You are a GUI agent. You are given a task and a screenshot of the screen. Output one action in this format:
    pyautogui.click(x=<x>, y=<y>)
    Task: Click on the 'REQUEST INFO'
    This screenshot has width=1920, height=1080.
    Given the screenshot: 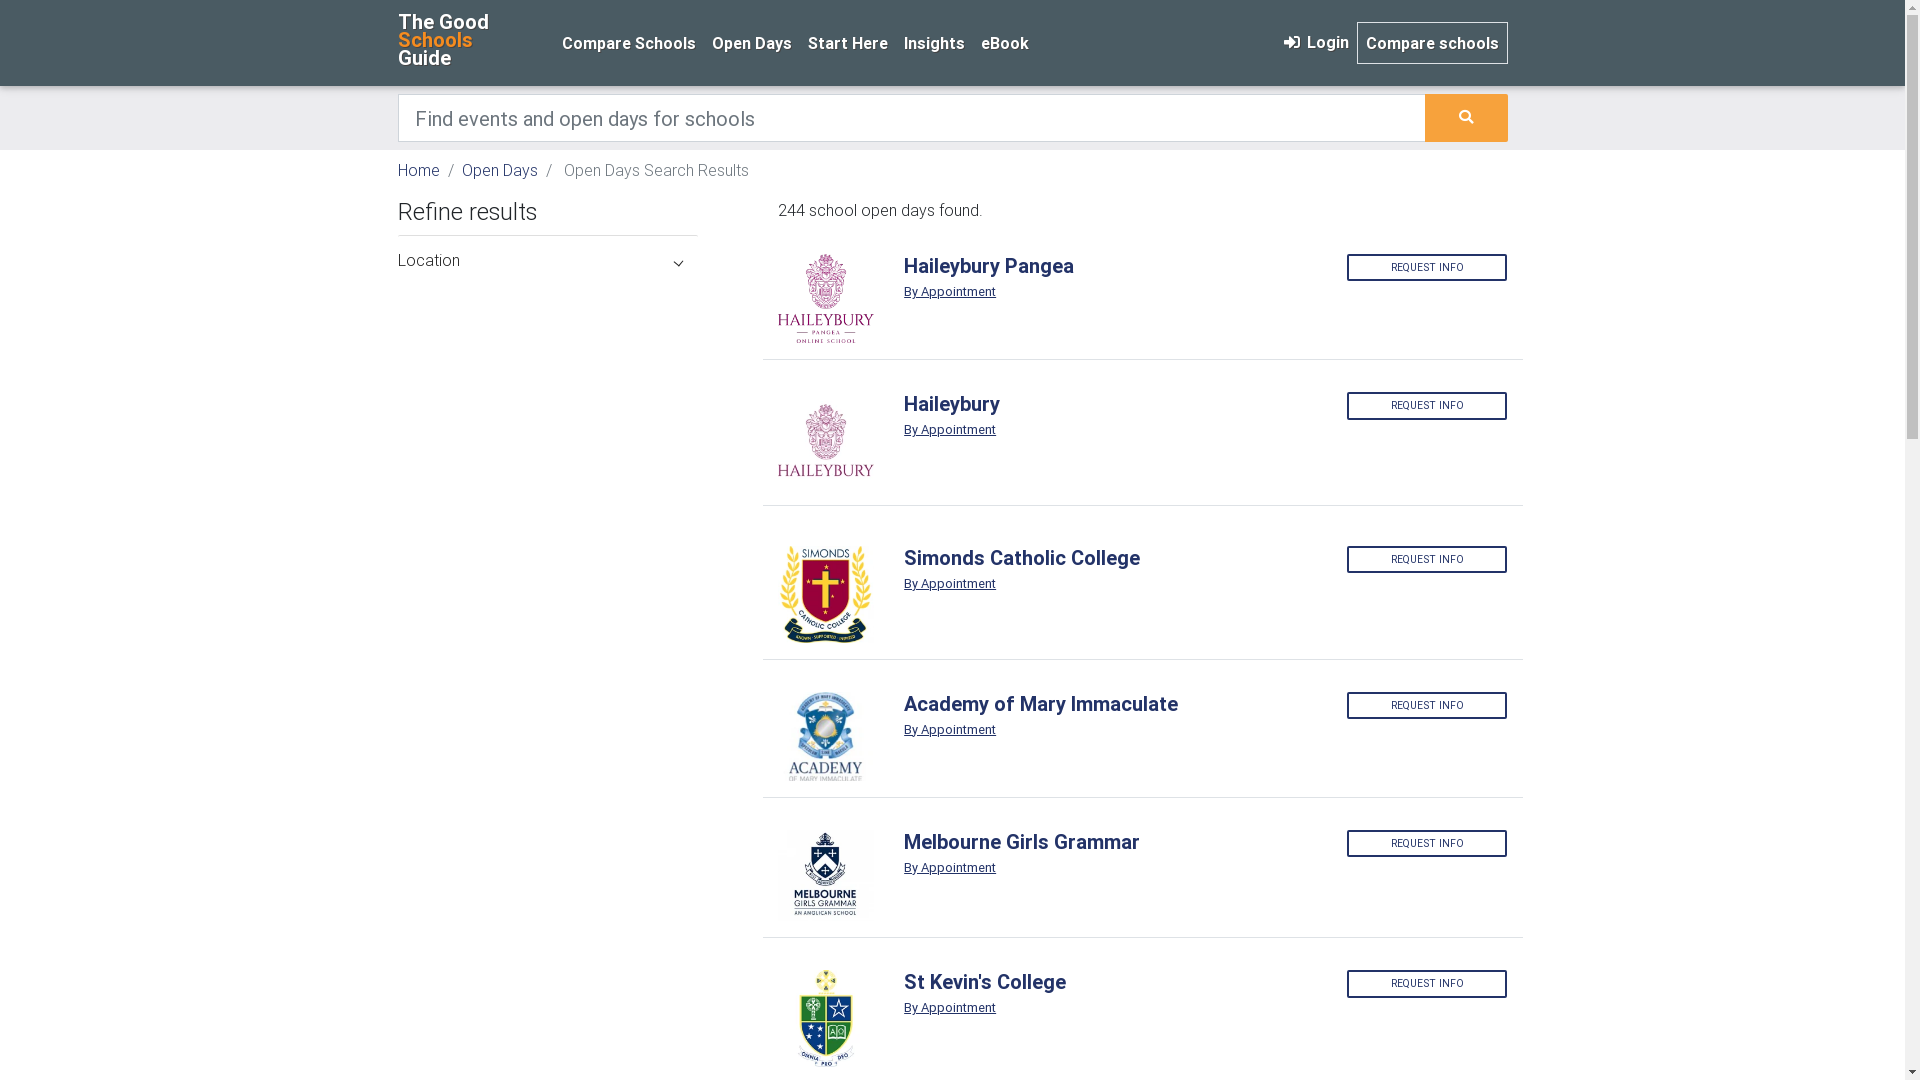 What is the action you would take?
    pyautogui.click(x=1425, y=843)
    